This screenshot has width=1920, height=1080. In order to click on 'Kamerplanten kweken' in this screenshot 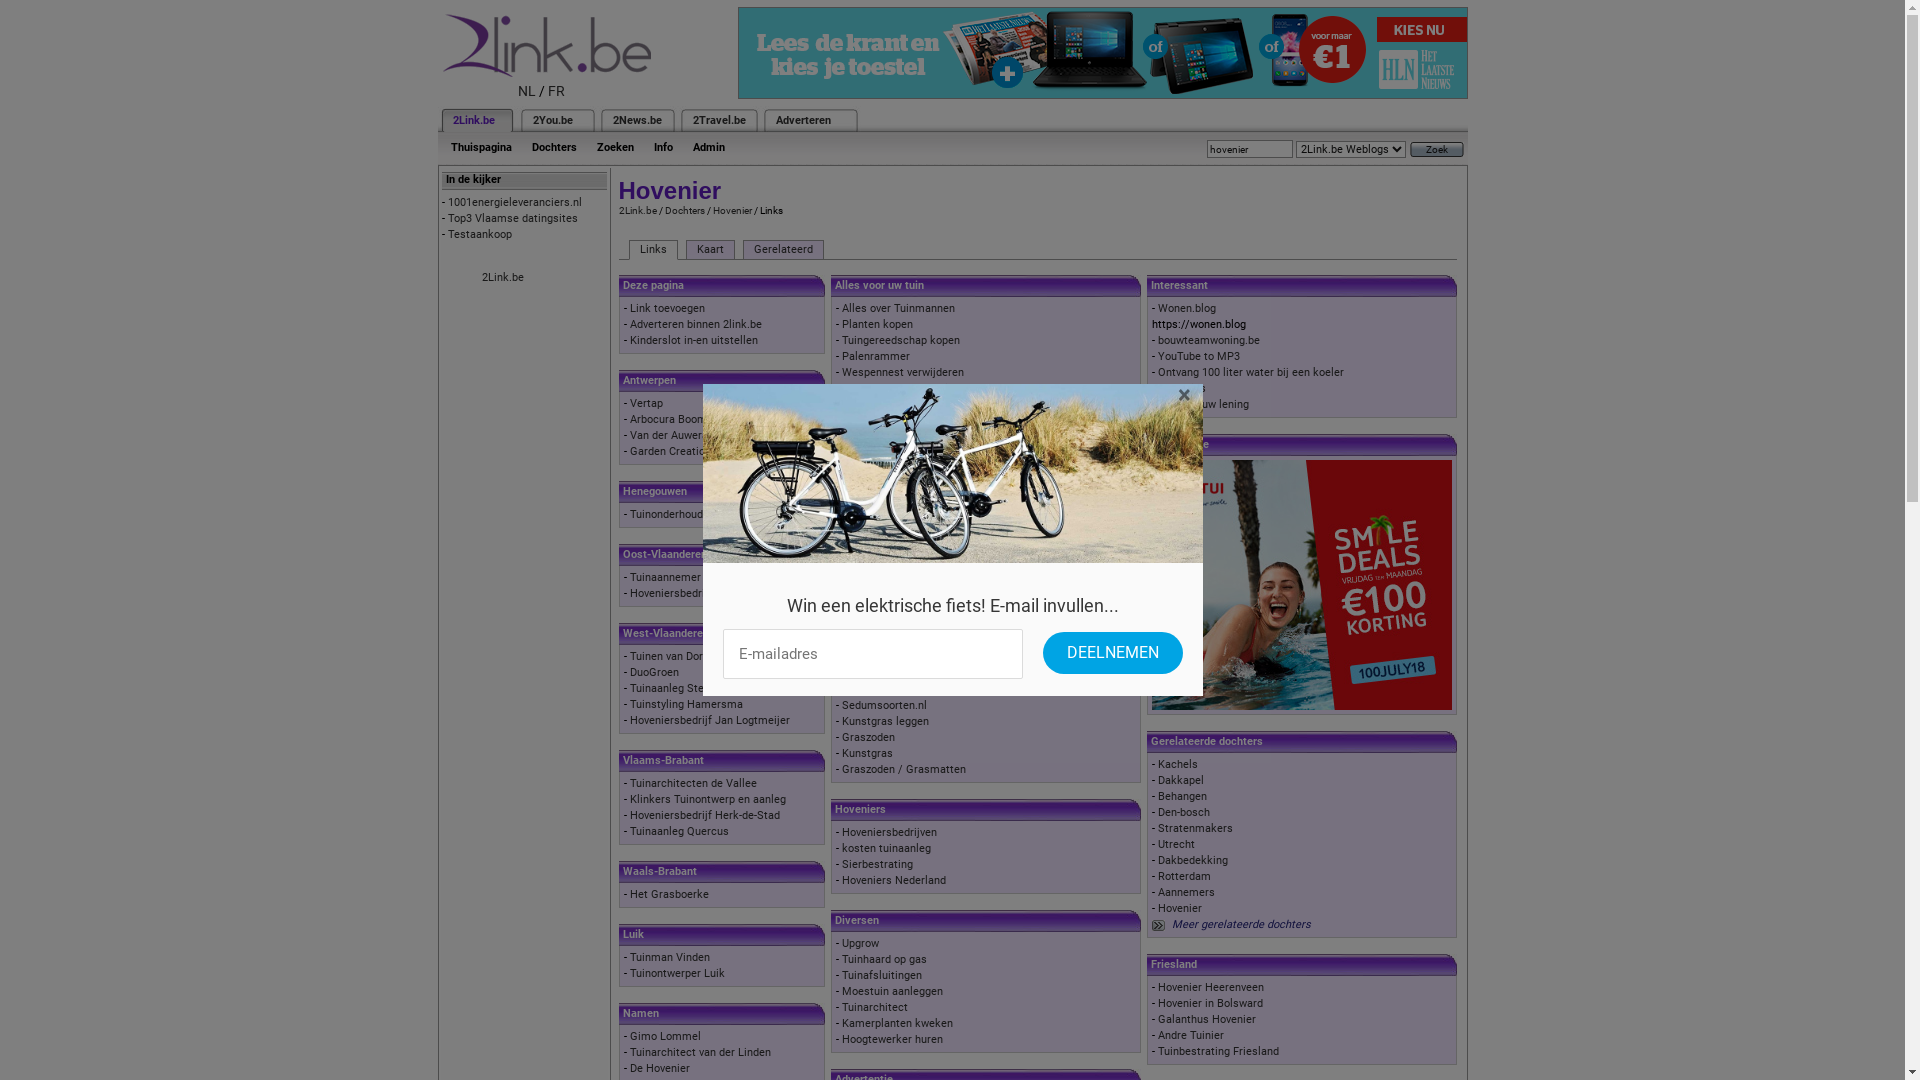, I will do `click(896, 1023)`.